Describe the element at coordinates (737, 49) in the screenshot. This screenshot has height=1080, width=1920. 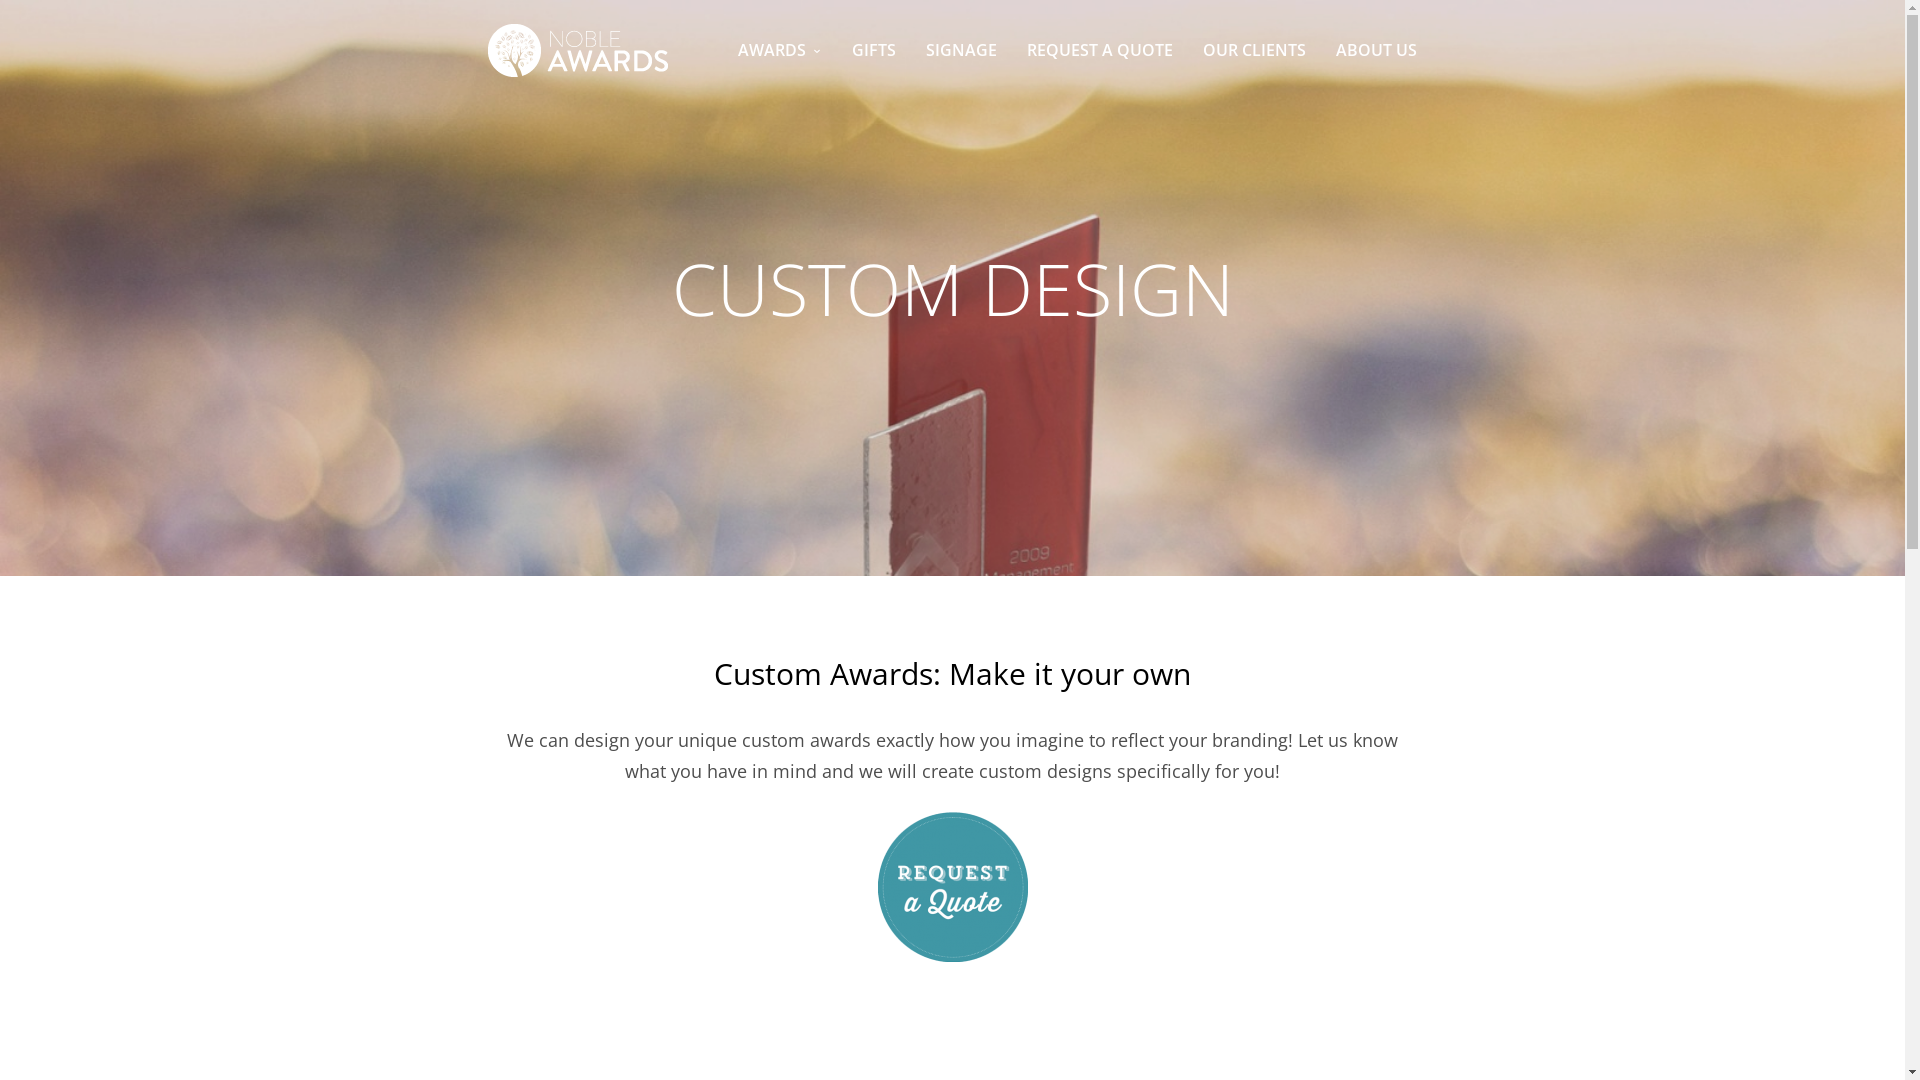
I see `'AWARDS'` at that location.